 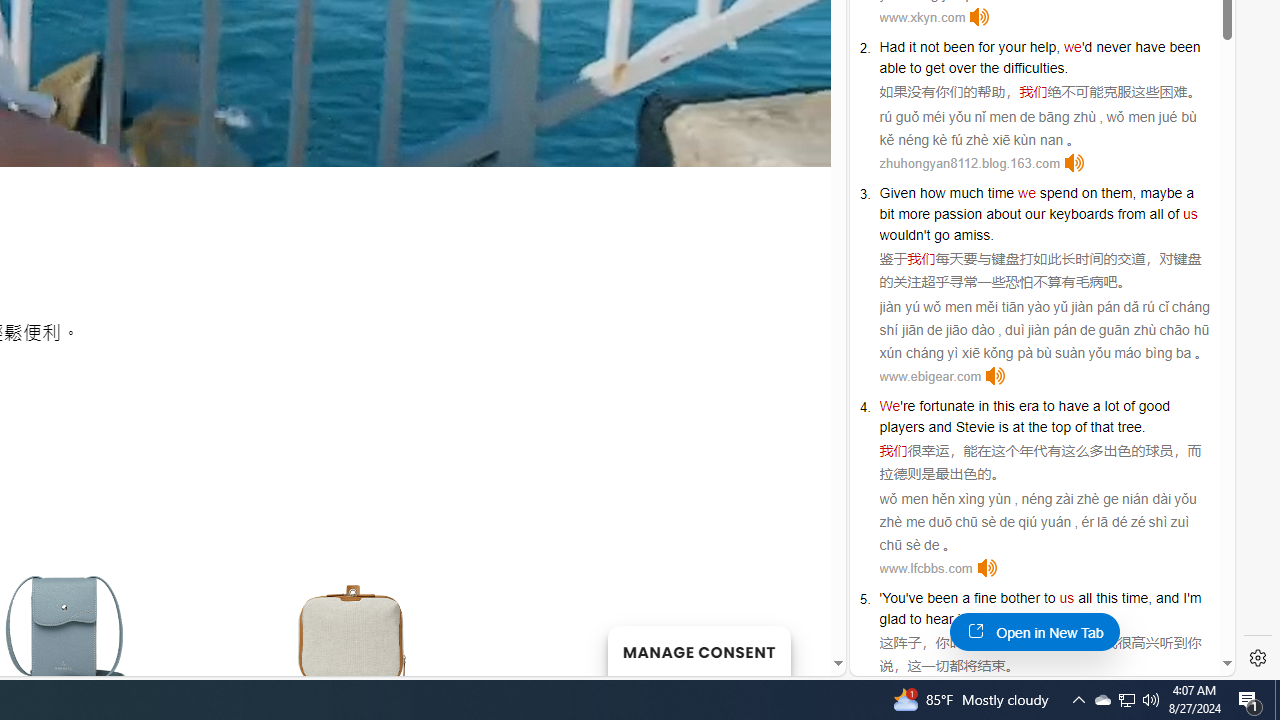 I want to click on 'a bit', so click(x=1036, y=203).